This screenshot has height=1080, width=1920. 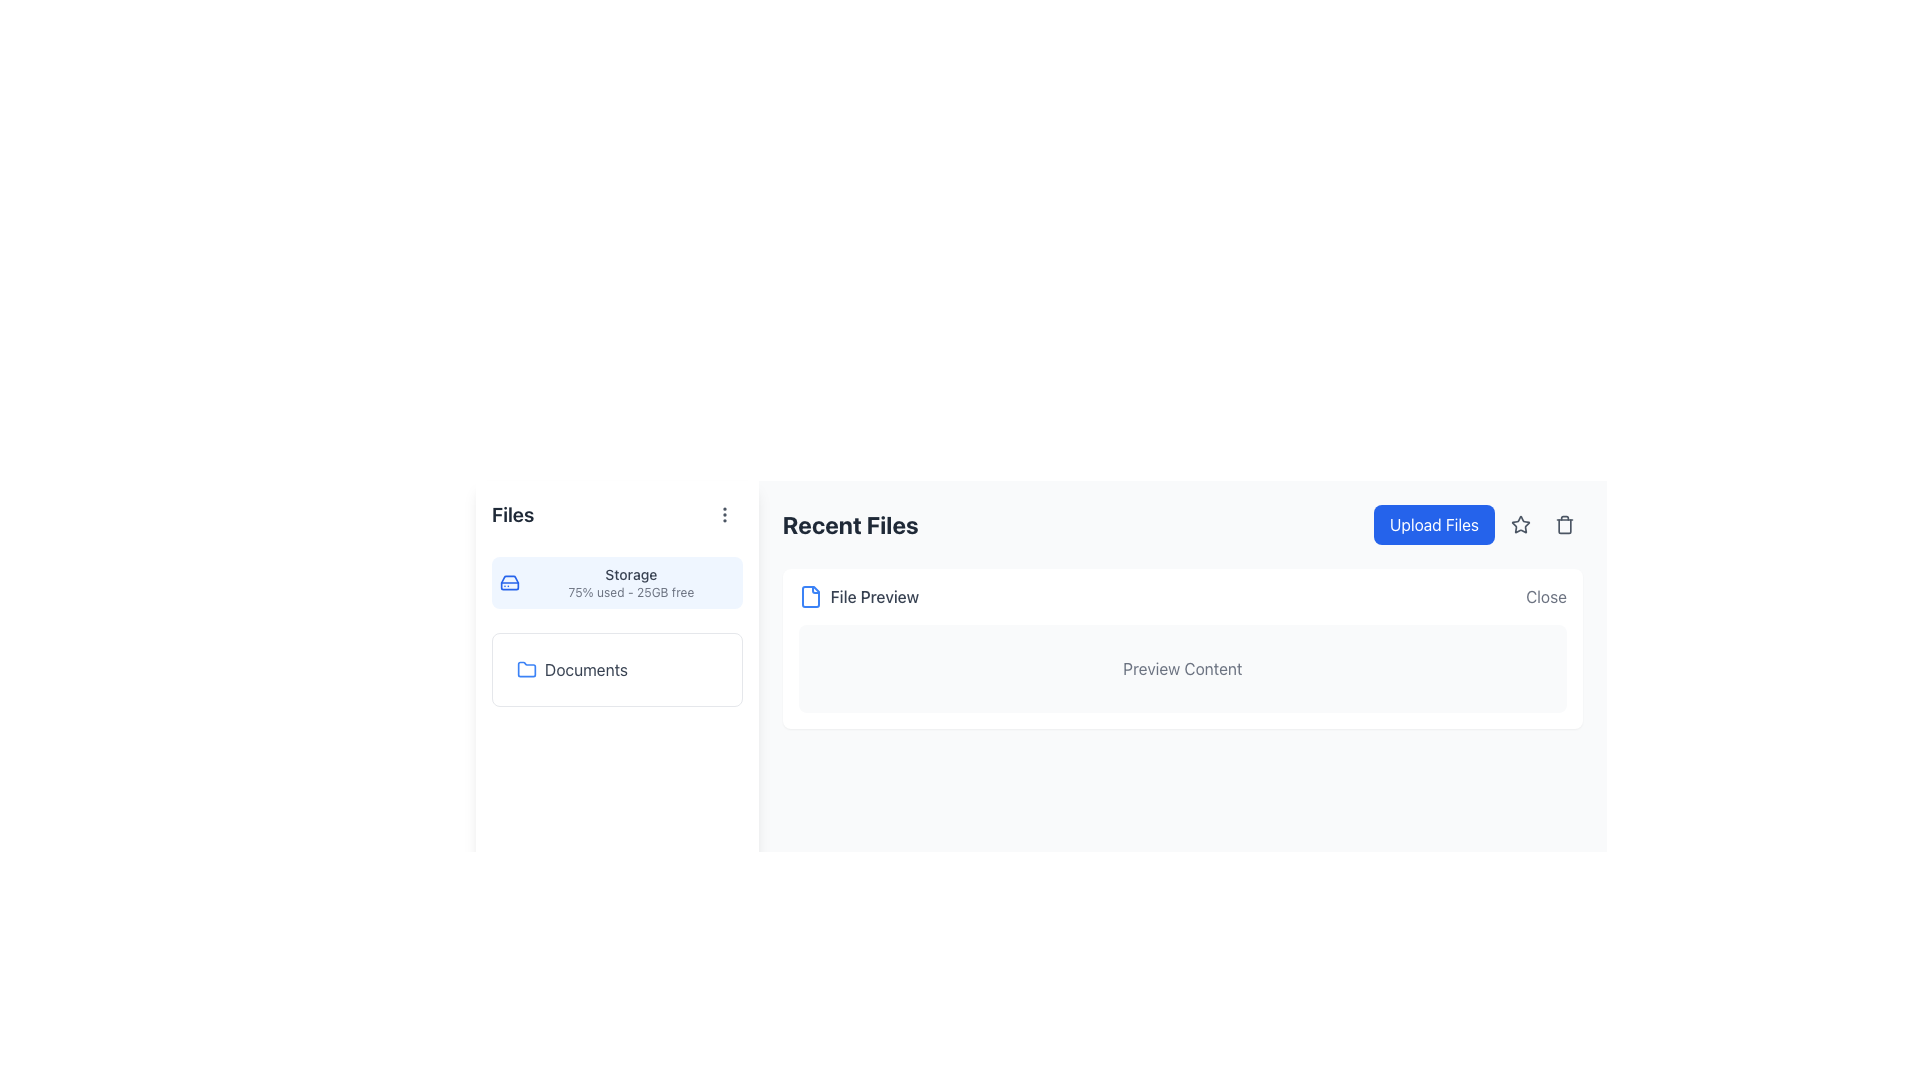 What do you see at coordinates (1433, 523) in the screenshot?
I see `the prominently styled blue button labeled 'Upload Files'` at bounding box center [1433, 523].